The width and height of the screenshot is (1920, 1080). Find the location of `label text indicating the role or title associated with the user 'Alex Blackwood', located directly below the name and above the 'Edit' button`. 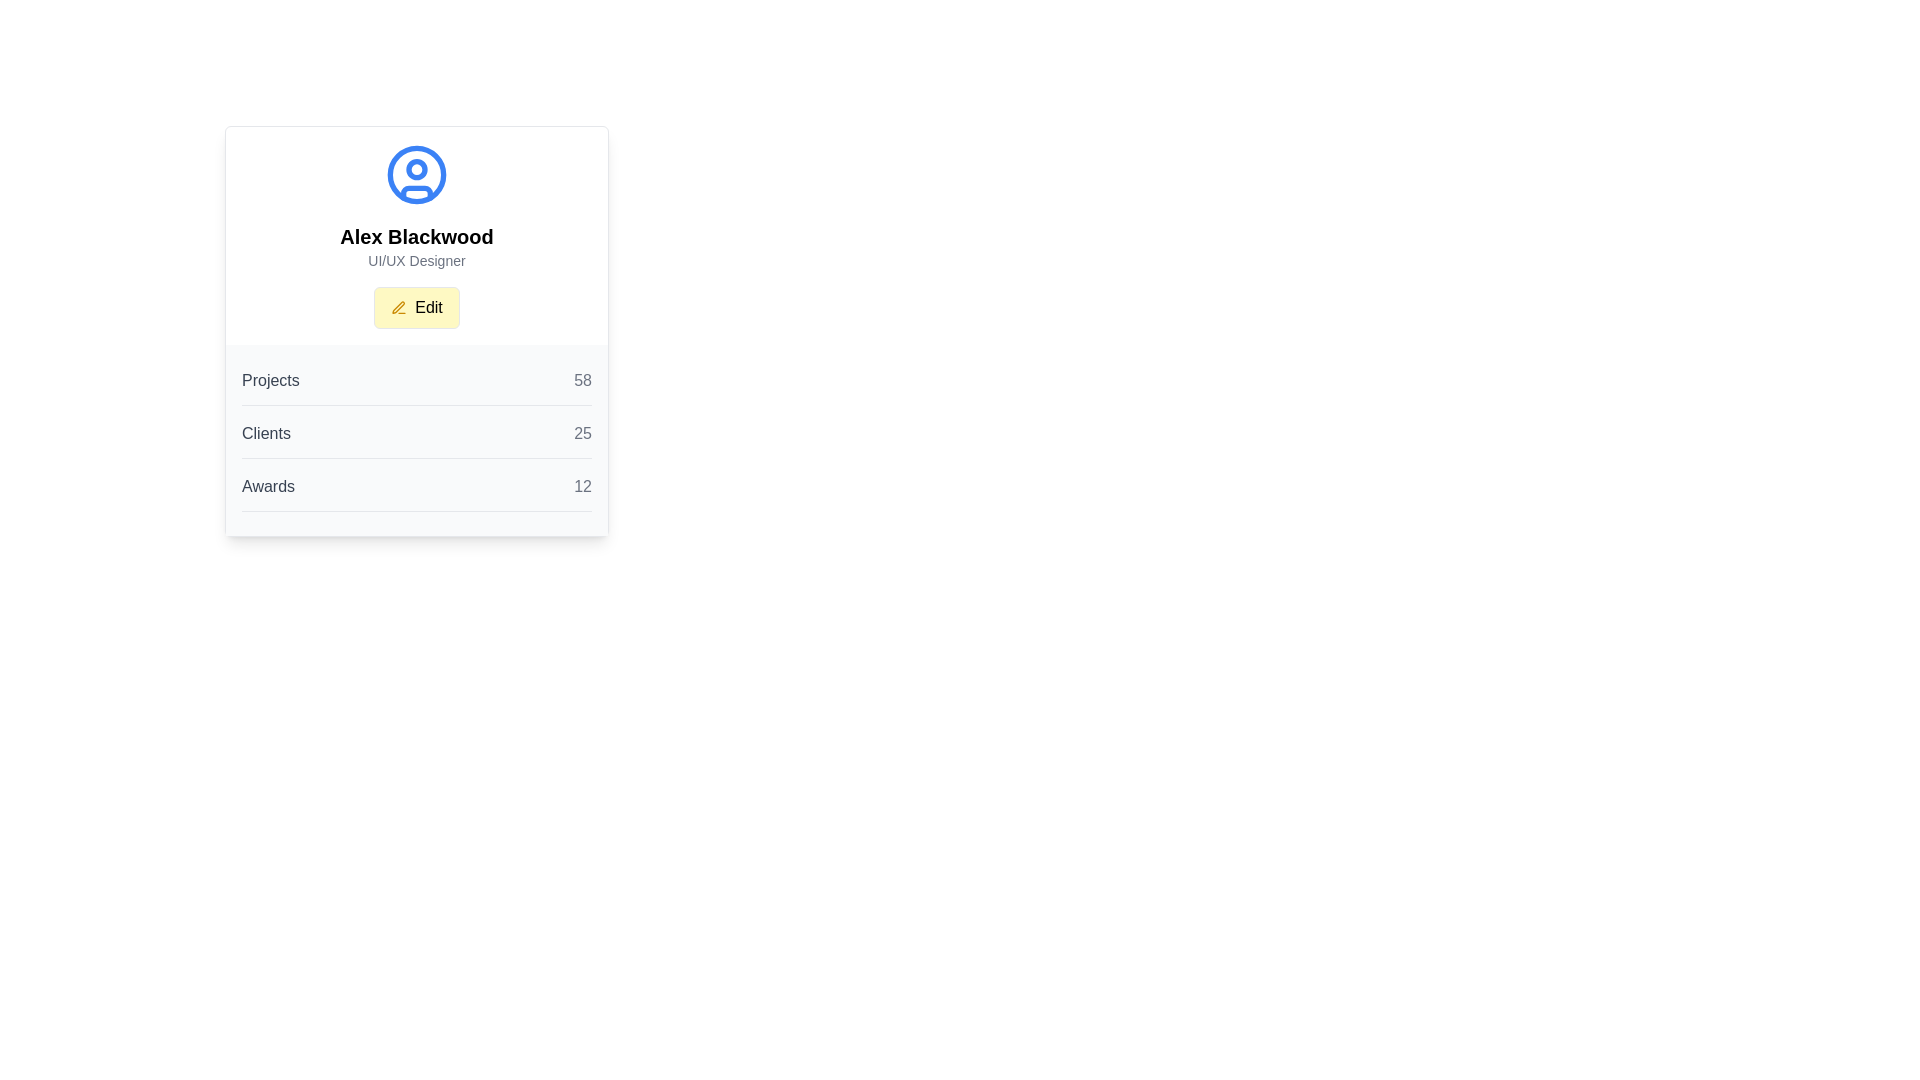

label text indicating the role or title associated with the user 'Alex Blackwood', located directly below the name and above the 'Edit' button is located at coordinates (416, 260).